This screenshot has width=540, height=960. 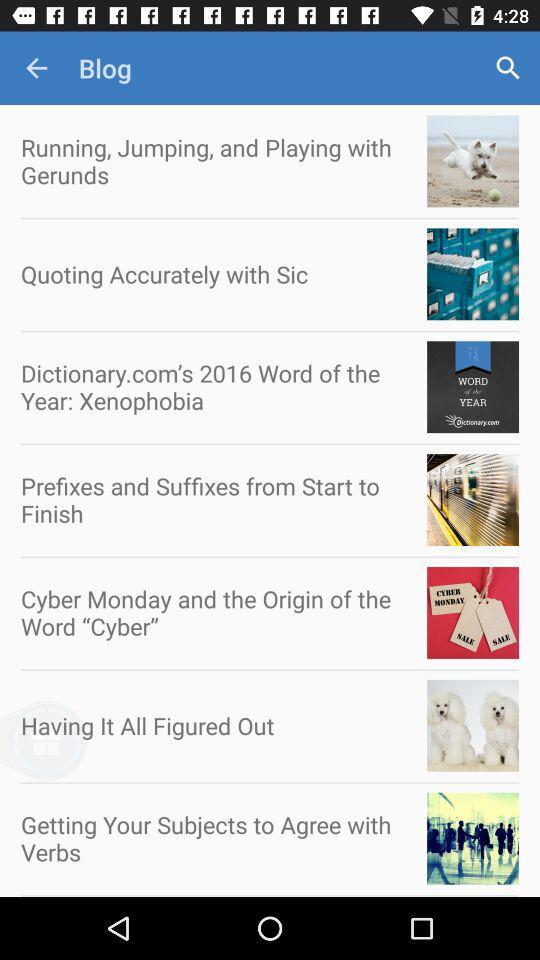 I want to click on icon to the right of the blog app, so click(x=508, y=68).